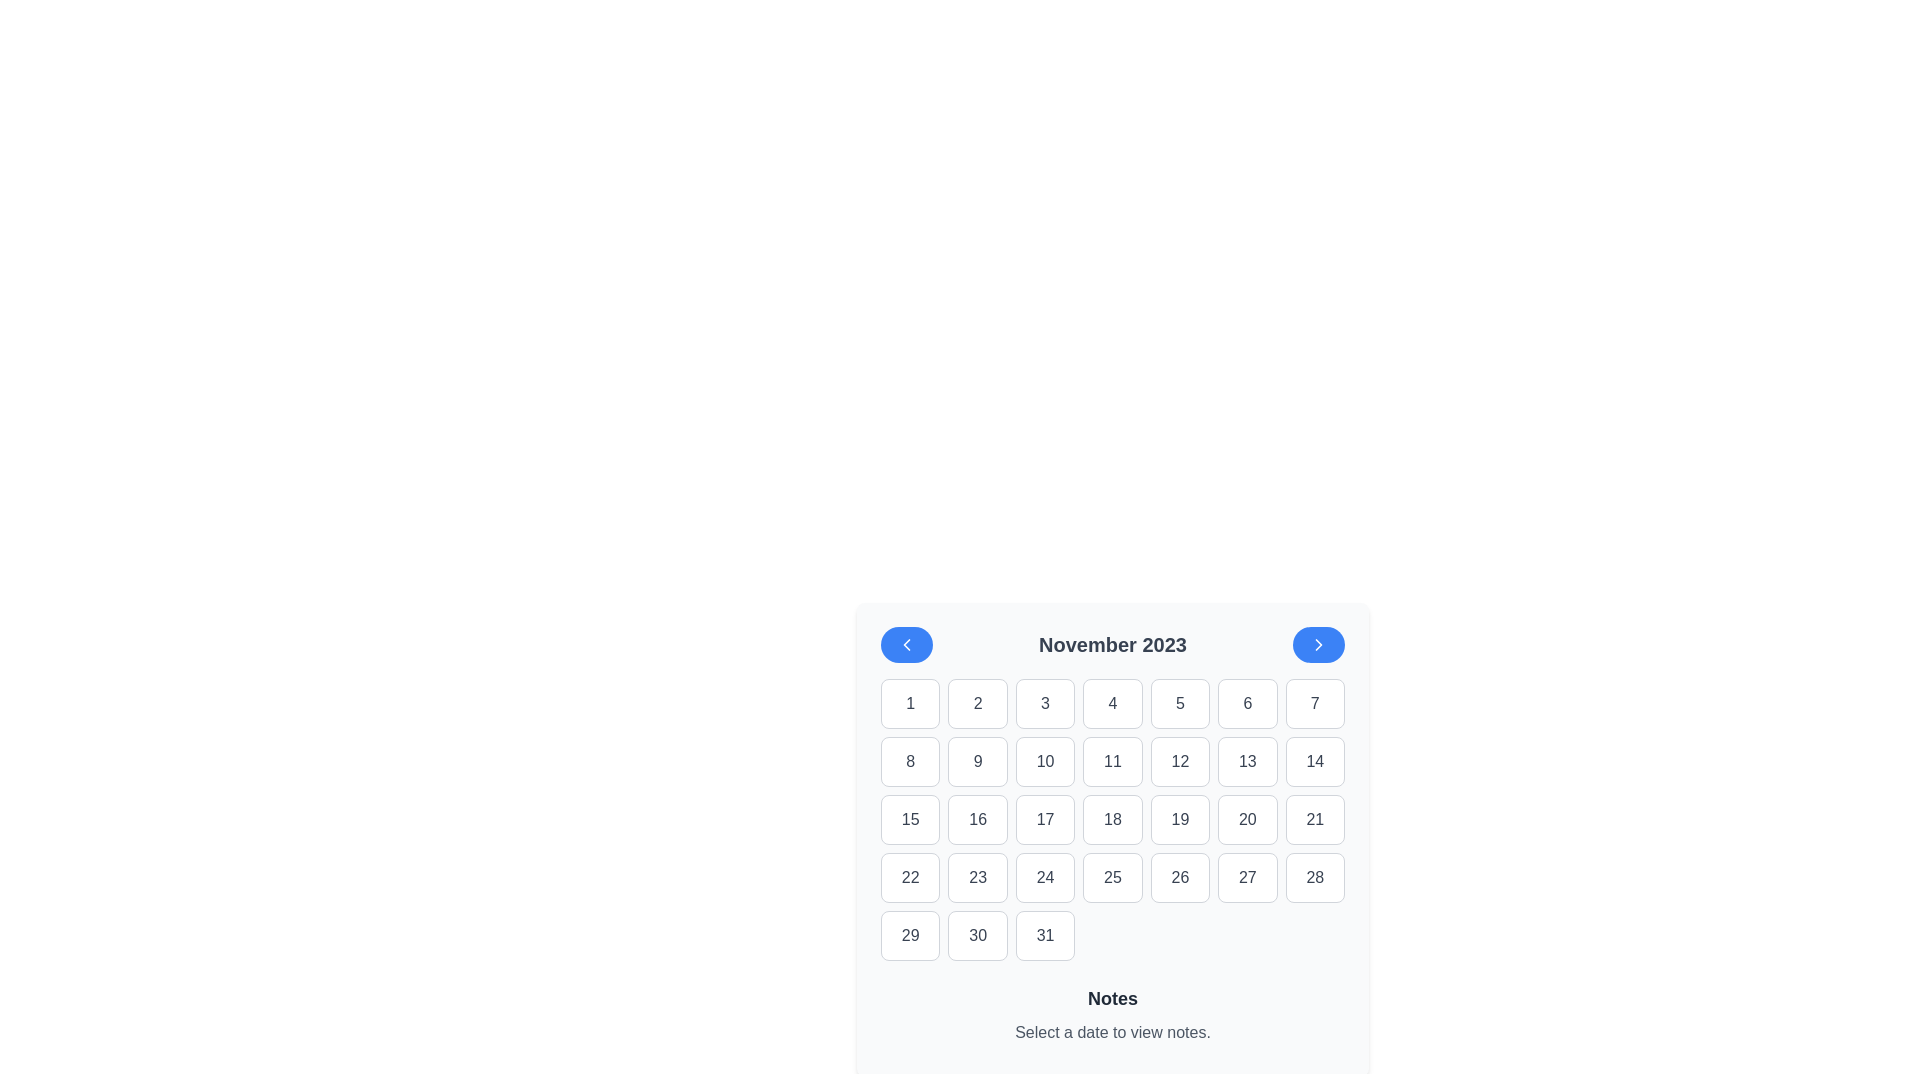  What do you see at coordinates (978, 820) in the screenshot?
I see `the button displaying the number '16' located in the third row, second column of the grid` at bounding box center [978, 820].